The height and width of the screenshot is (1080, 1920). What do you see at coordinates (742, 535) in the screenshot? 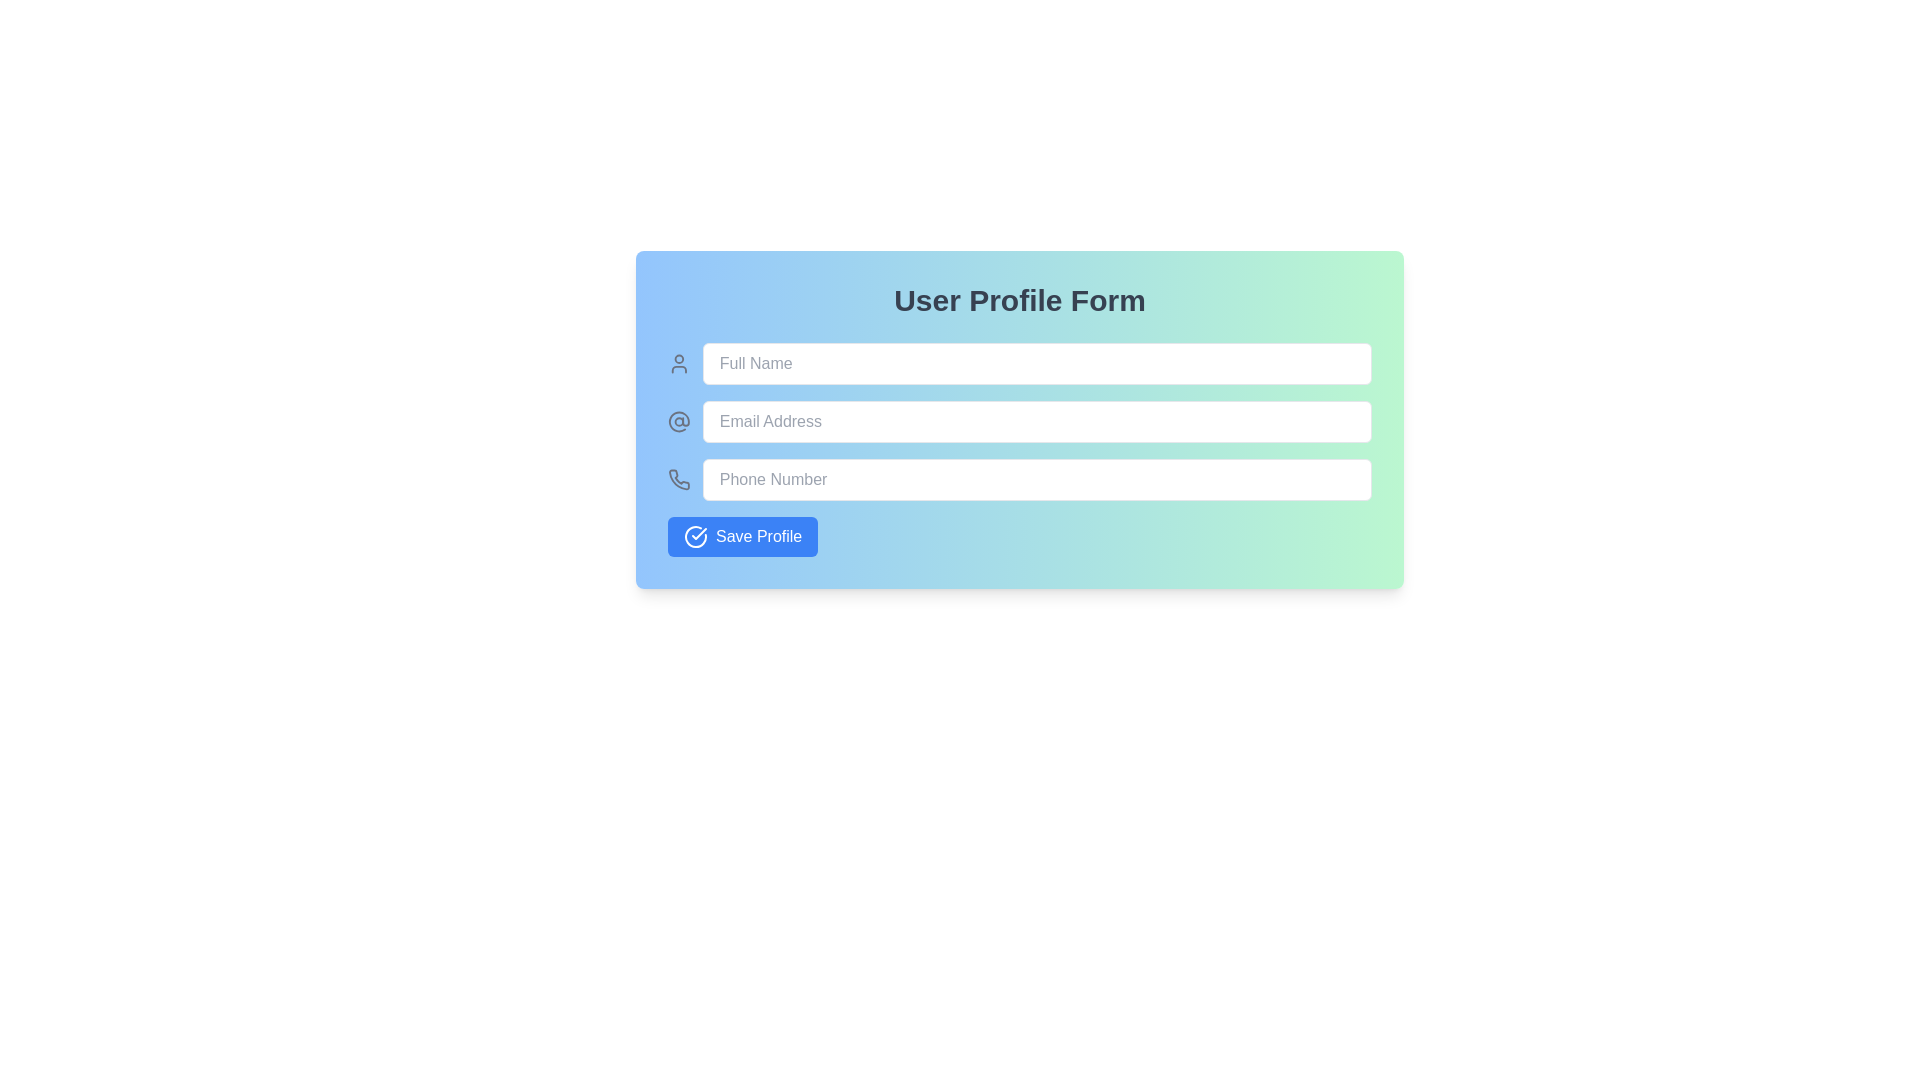
I see `the 'Save Profile' button with a blue background and a checkmark icon` at bounding box center [742, 535].